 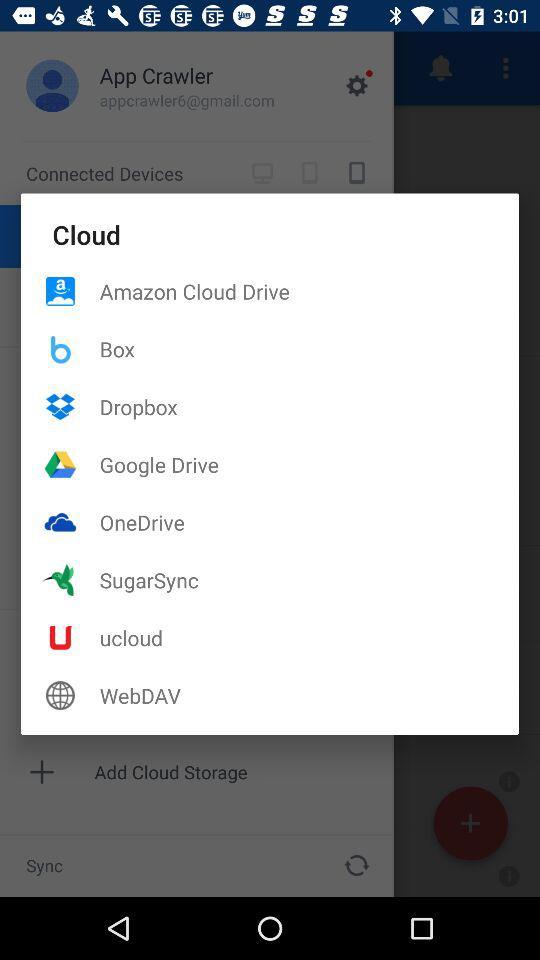 I want to click on the item above the box icon, so click(x=309, y=290).